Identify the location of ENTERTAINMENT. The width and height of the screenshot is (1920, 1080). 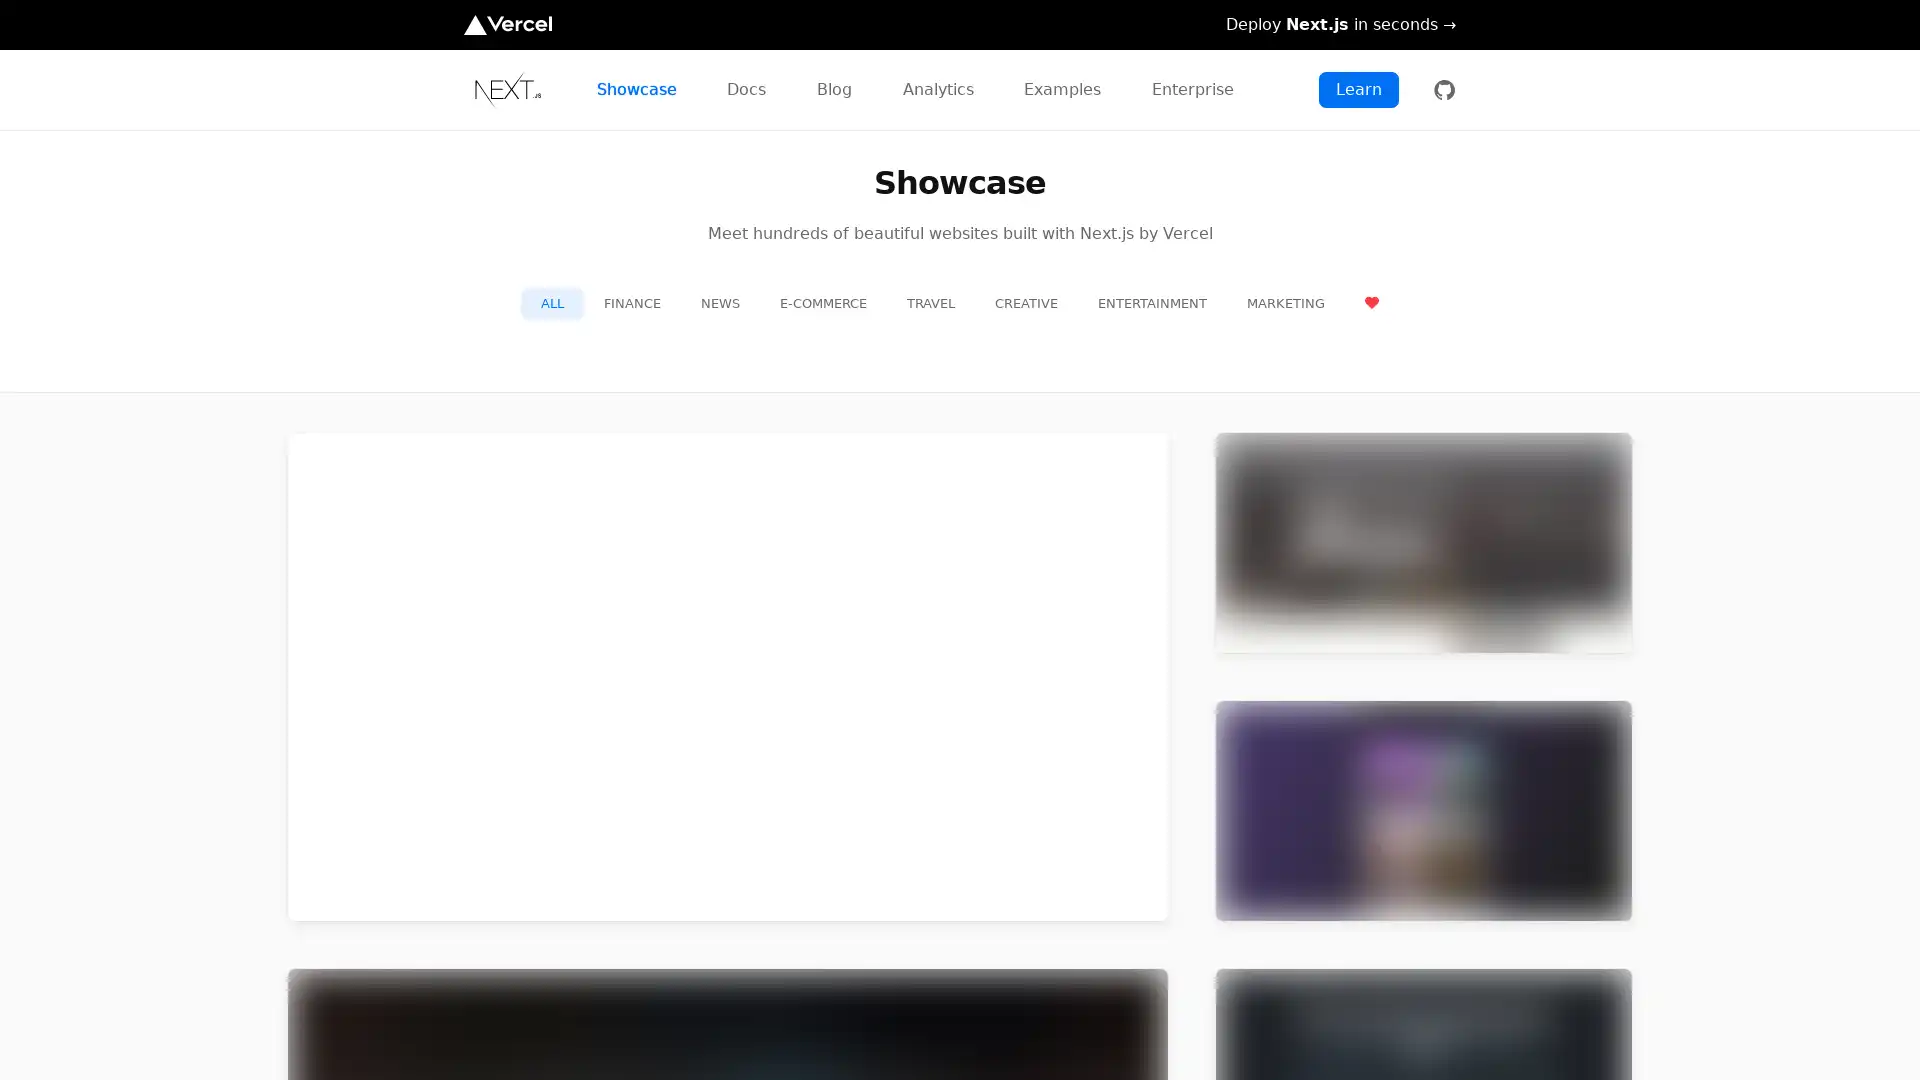
(1152, 303).